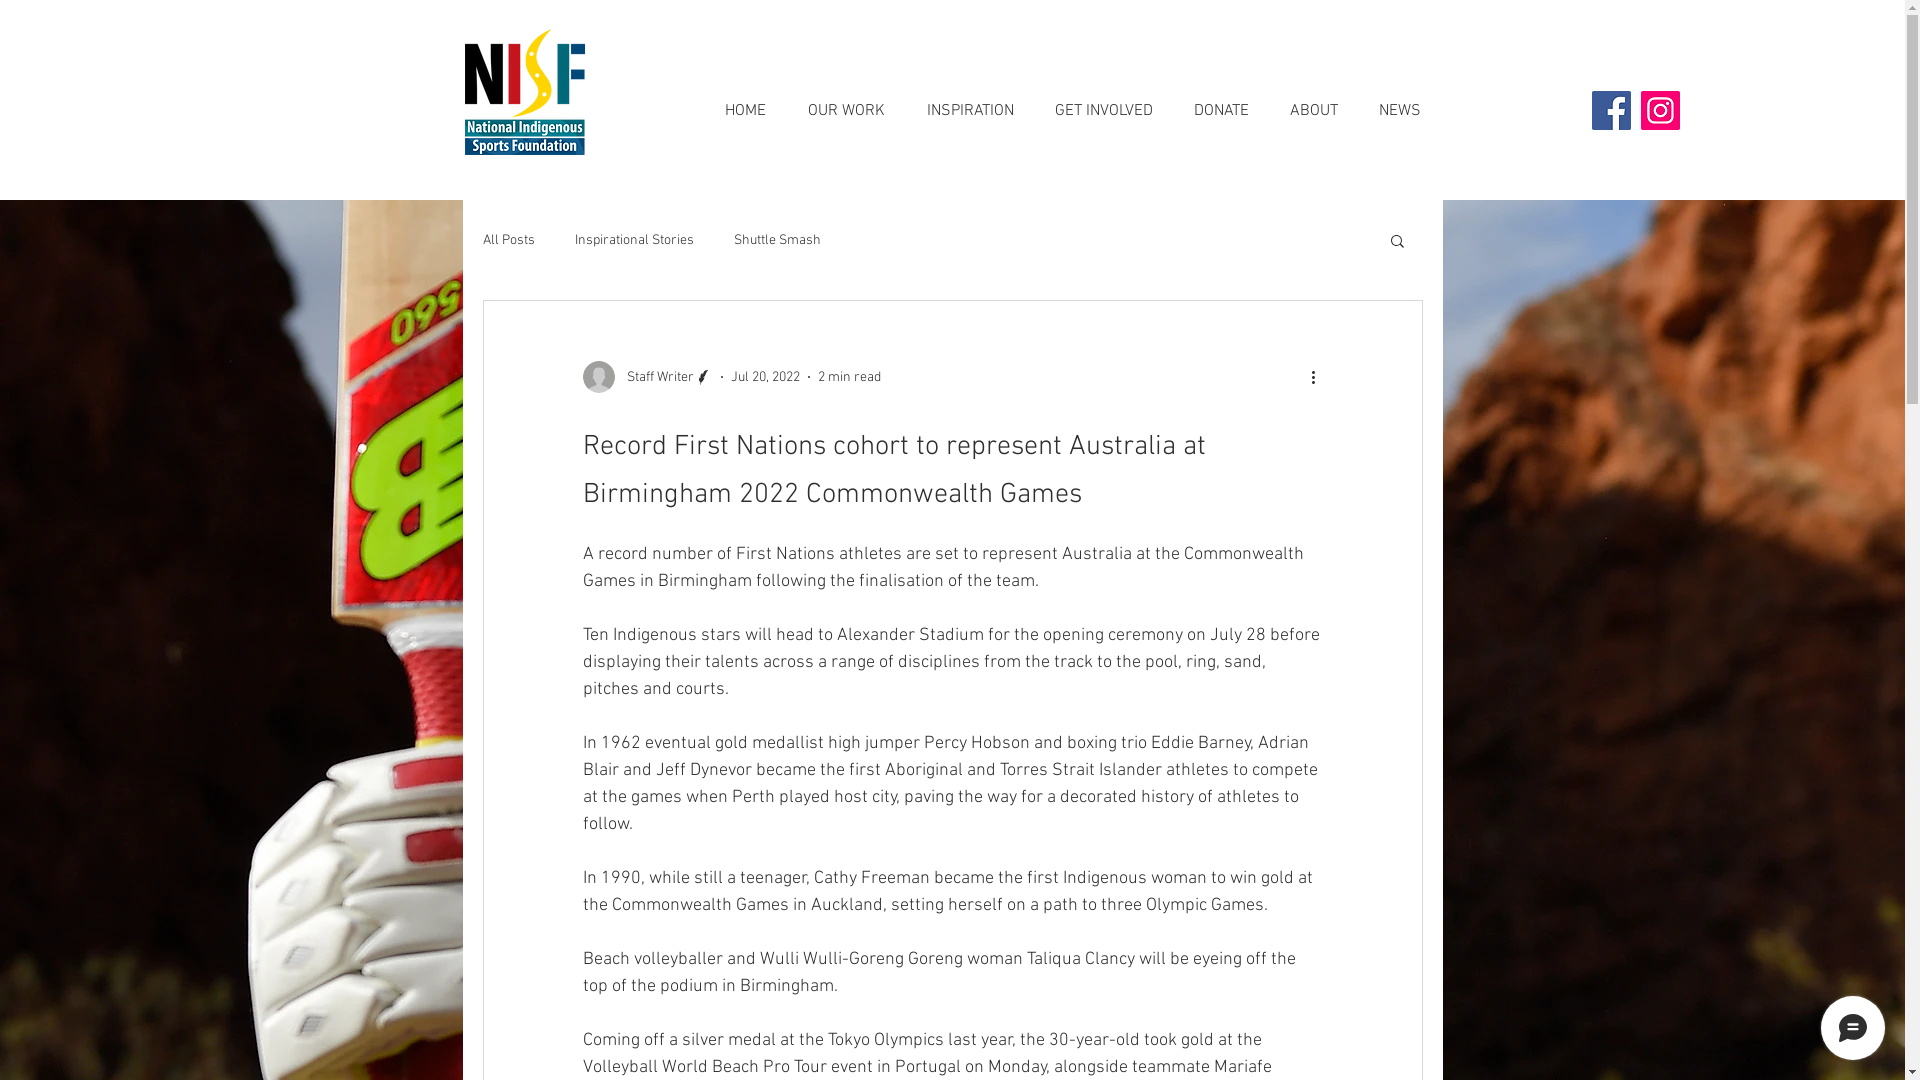 The height and width of the screenshot is (1080, 1920). Describe the element at coordinates (704, 102) in the screenshot. I see `'HOME'` at that location.